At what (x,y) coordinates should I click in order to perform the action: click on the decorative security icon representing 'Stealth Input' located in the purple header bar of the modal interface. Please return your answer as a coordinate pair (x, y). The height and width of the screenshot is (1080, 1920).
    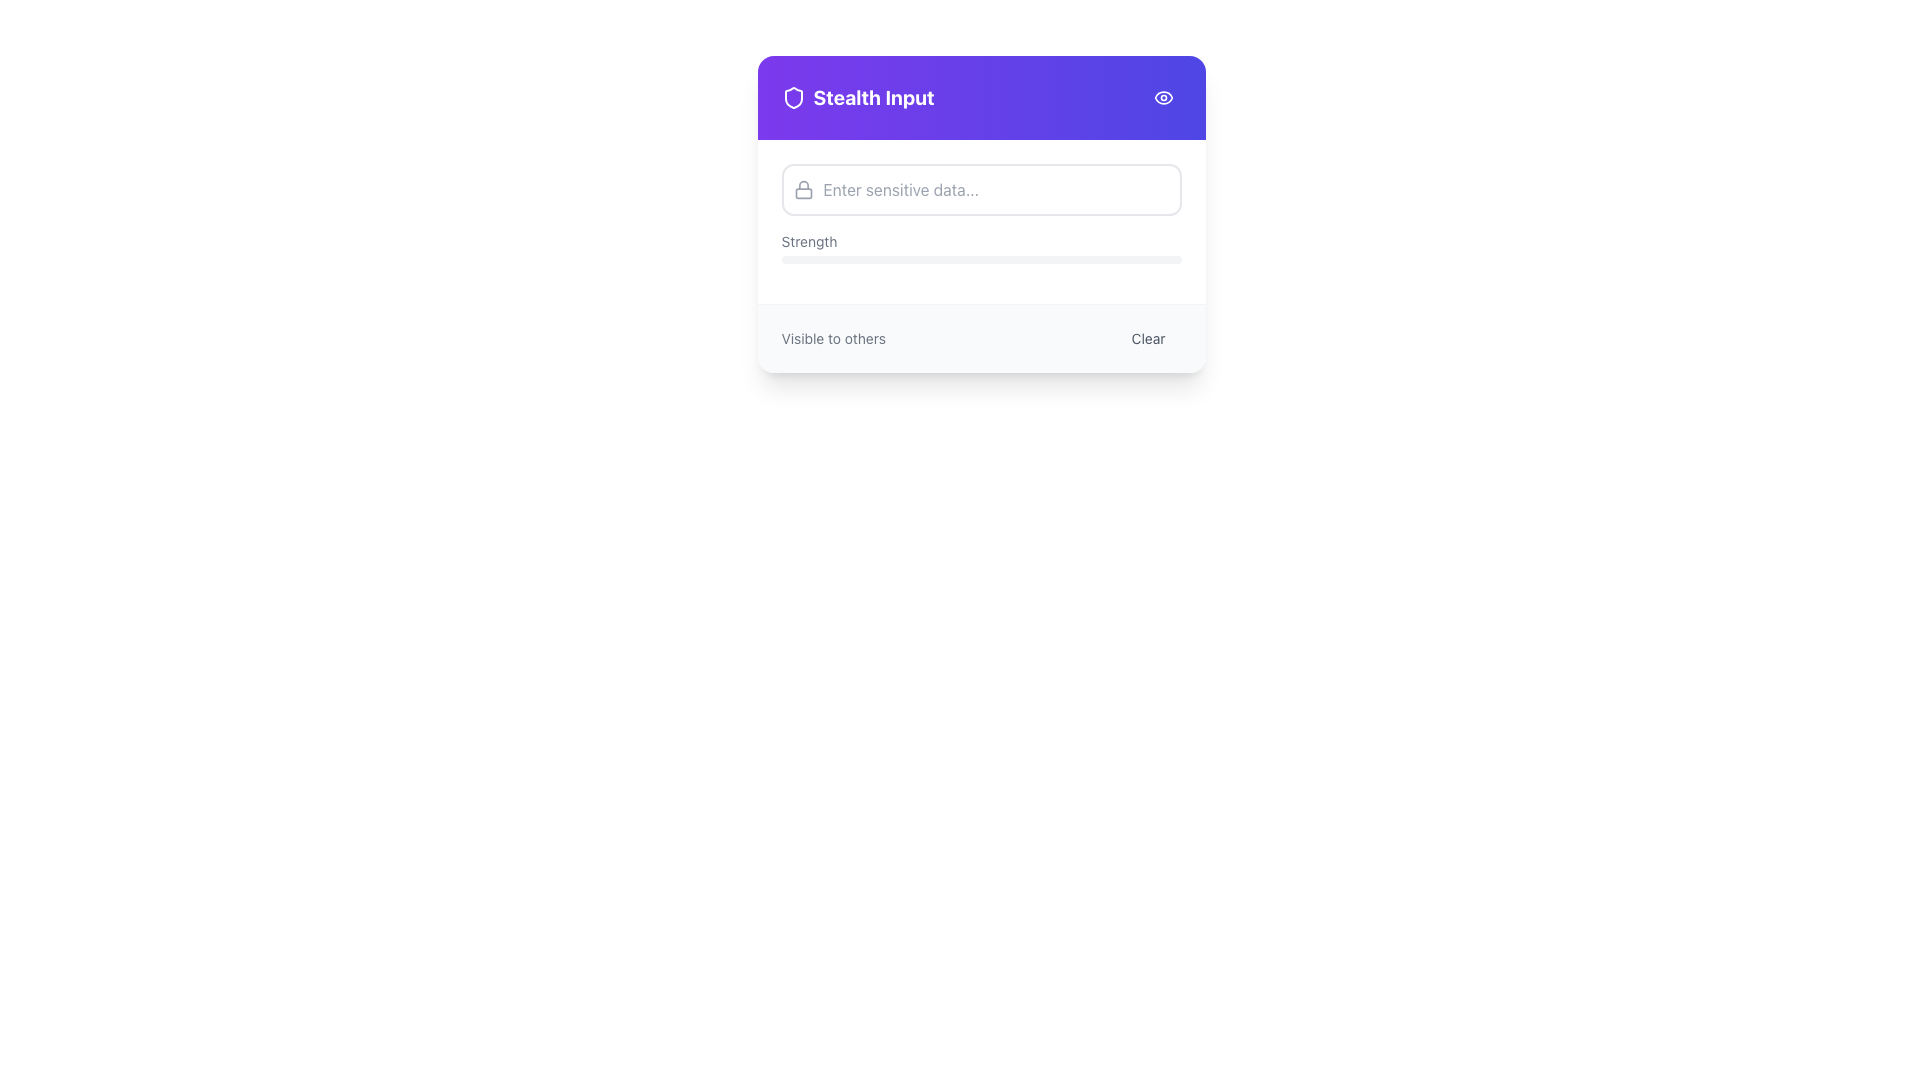
    Looking at the image, I should click on (792, 97).